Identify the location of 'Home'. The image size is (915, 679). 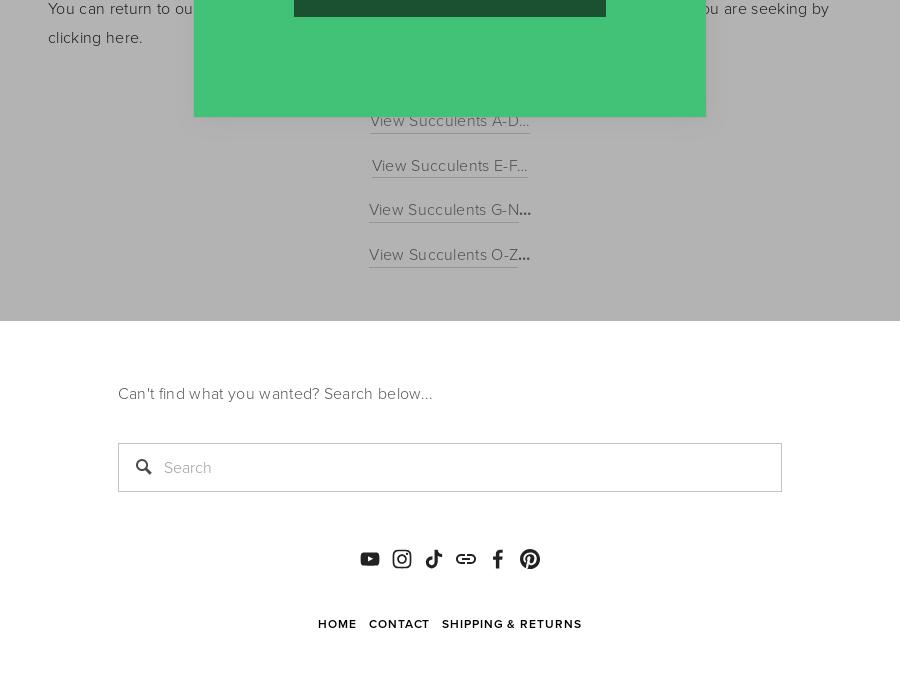
(337, 623).